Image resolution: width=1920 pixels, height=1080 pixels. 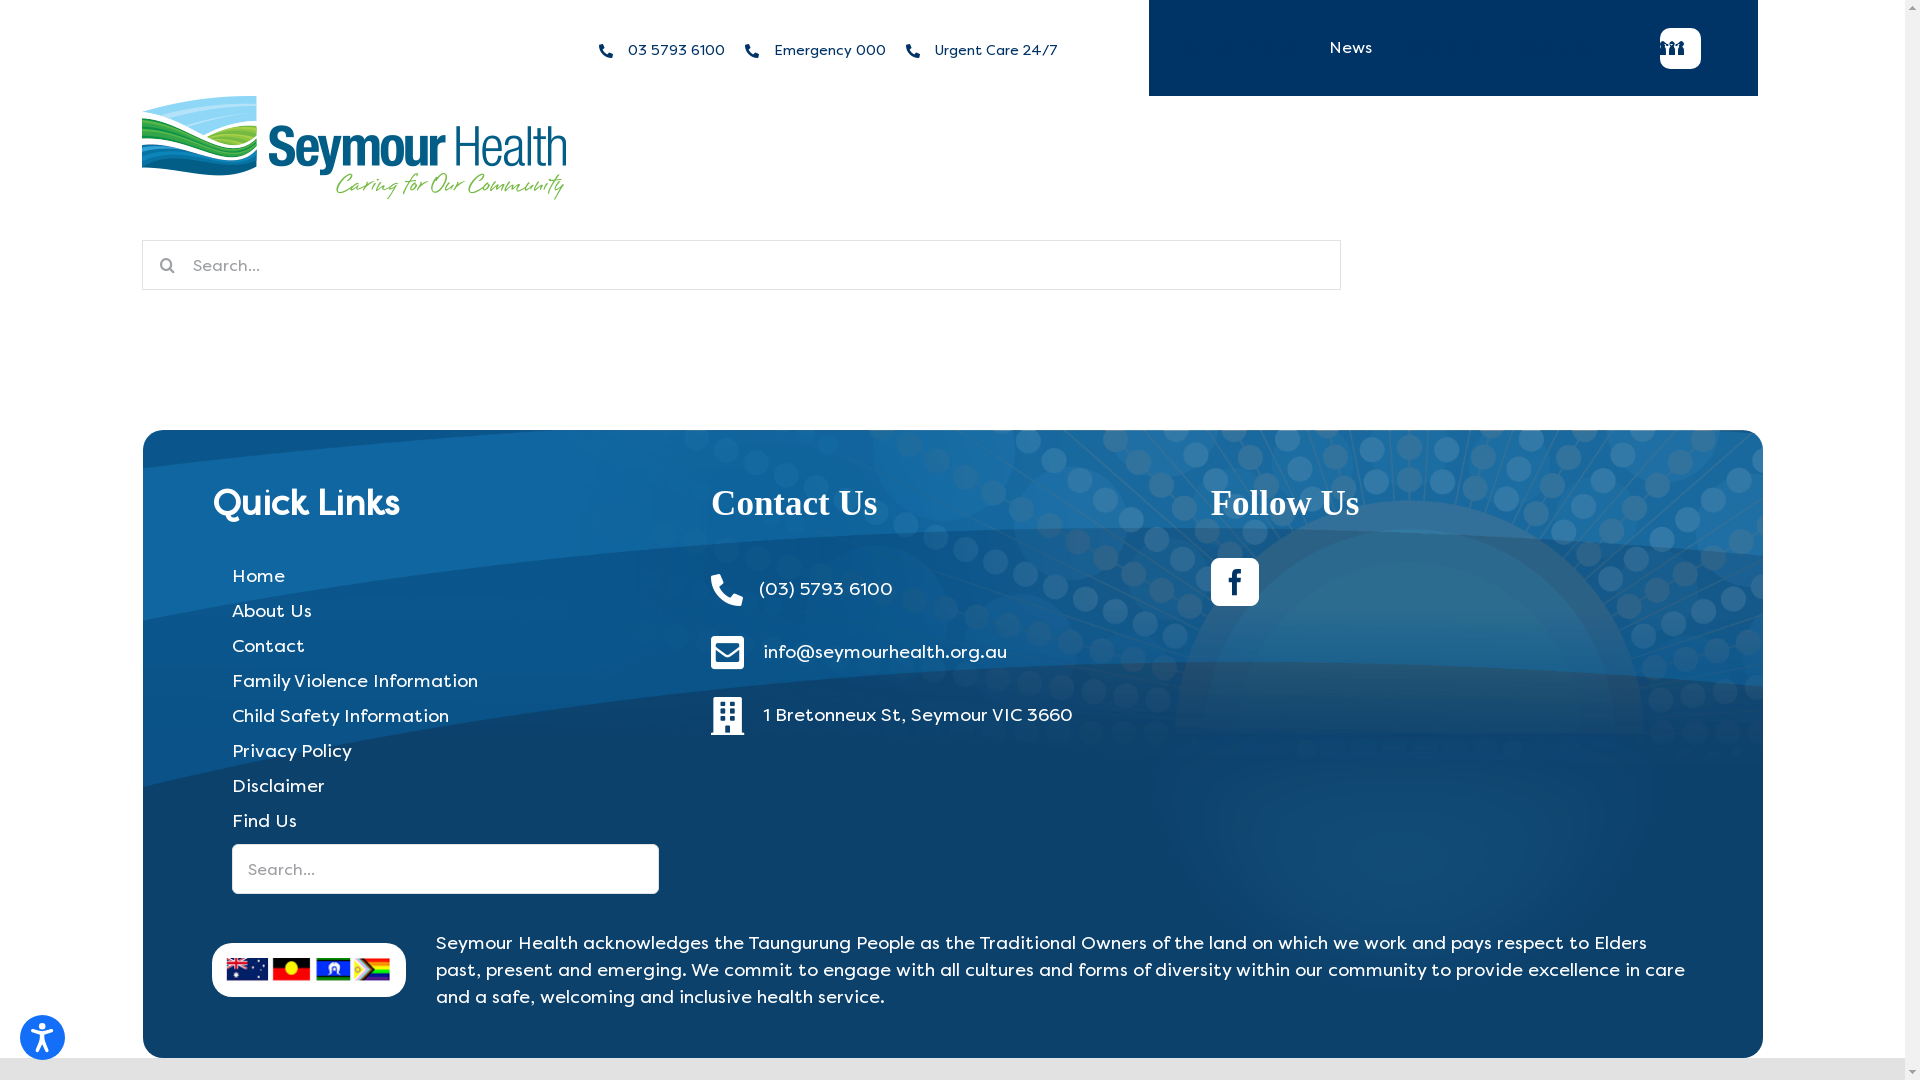 I want to click on 'info@seymourhealth.org.au', so click(x=883, y=651).